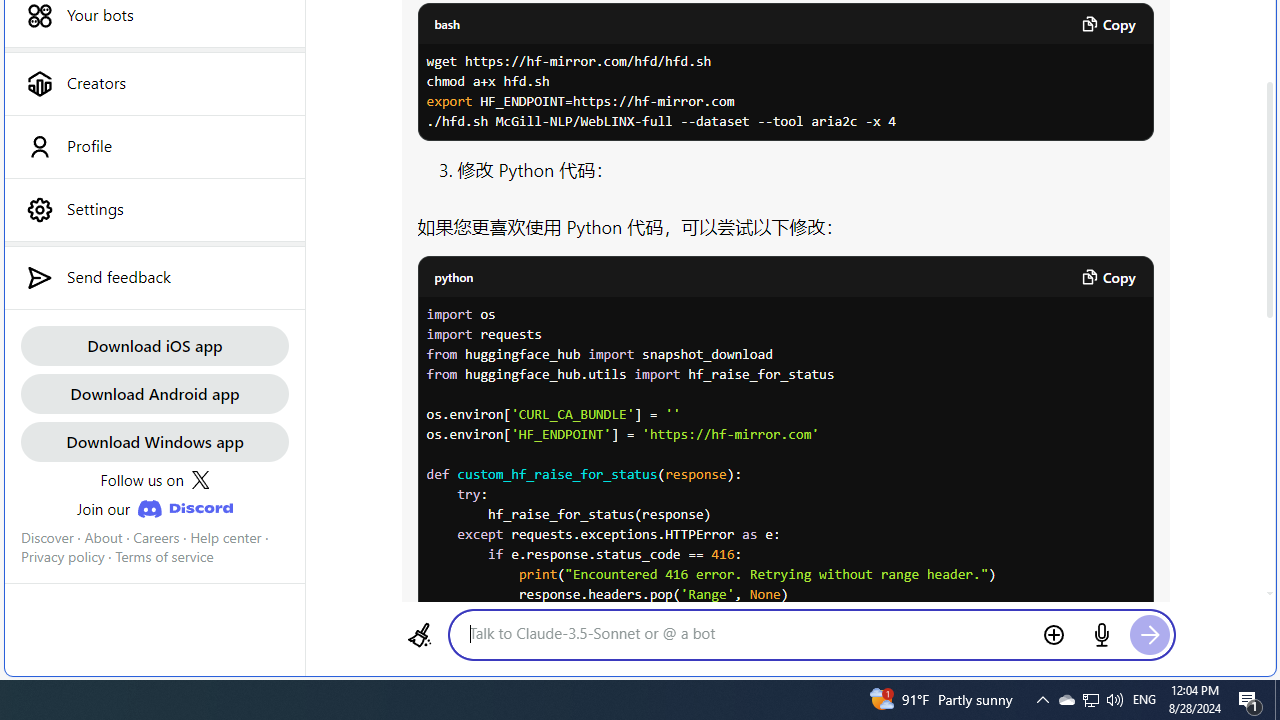 The width and height of the screenshot is (1280, 720). I want to click on 'Terms of service', so click(164, 557).